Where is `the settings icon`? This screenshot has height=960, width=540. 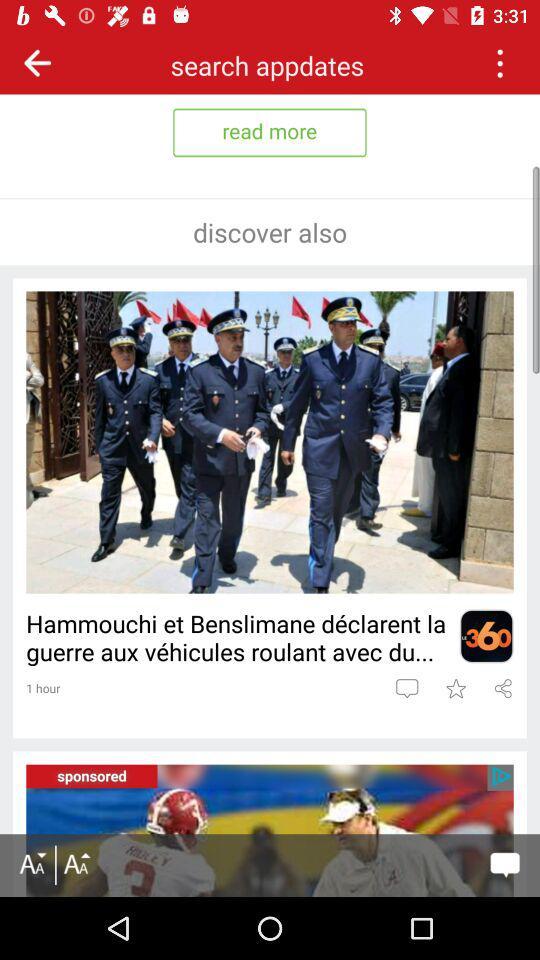 the settings icon is located at coordinates (485, 635).